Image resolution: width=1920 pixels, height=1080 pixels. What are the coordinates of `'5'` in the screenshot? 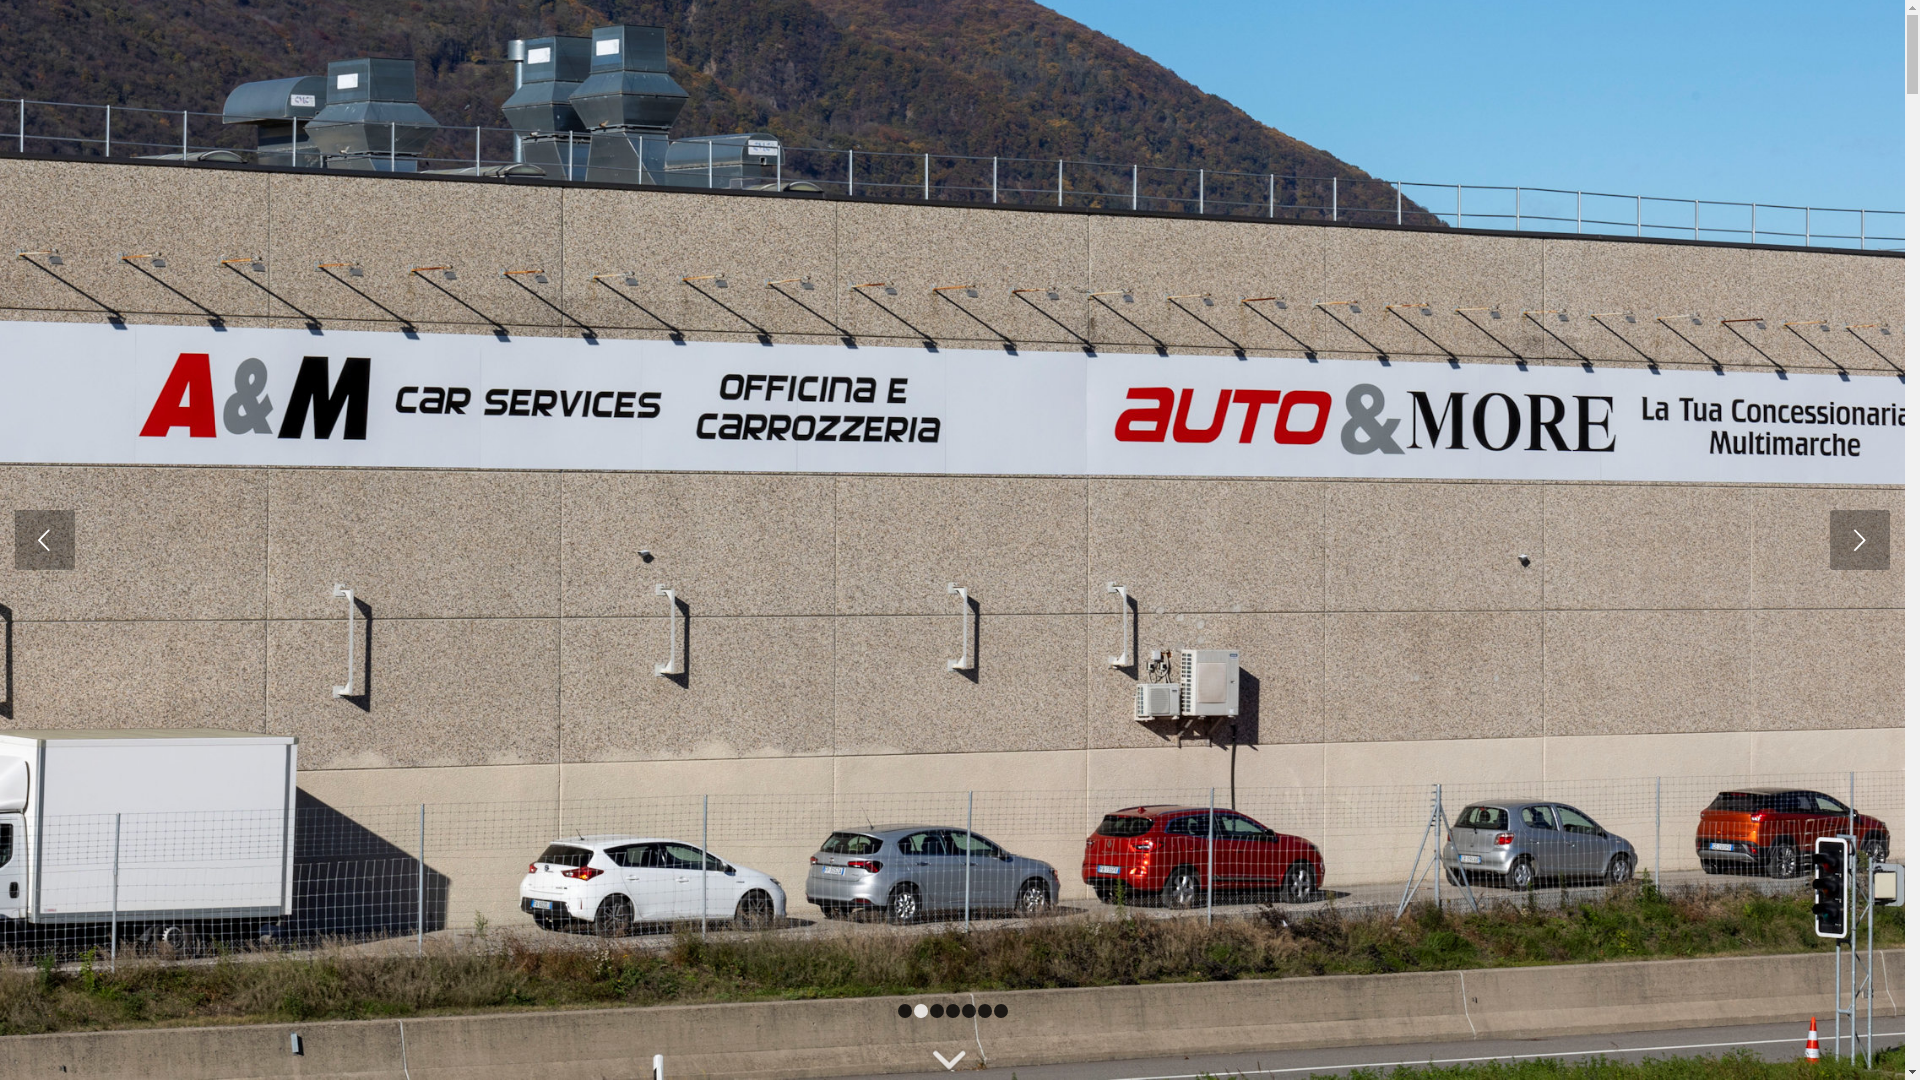 It's located at (969, 1010).